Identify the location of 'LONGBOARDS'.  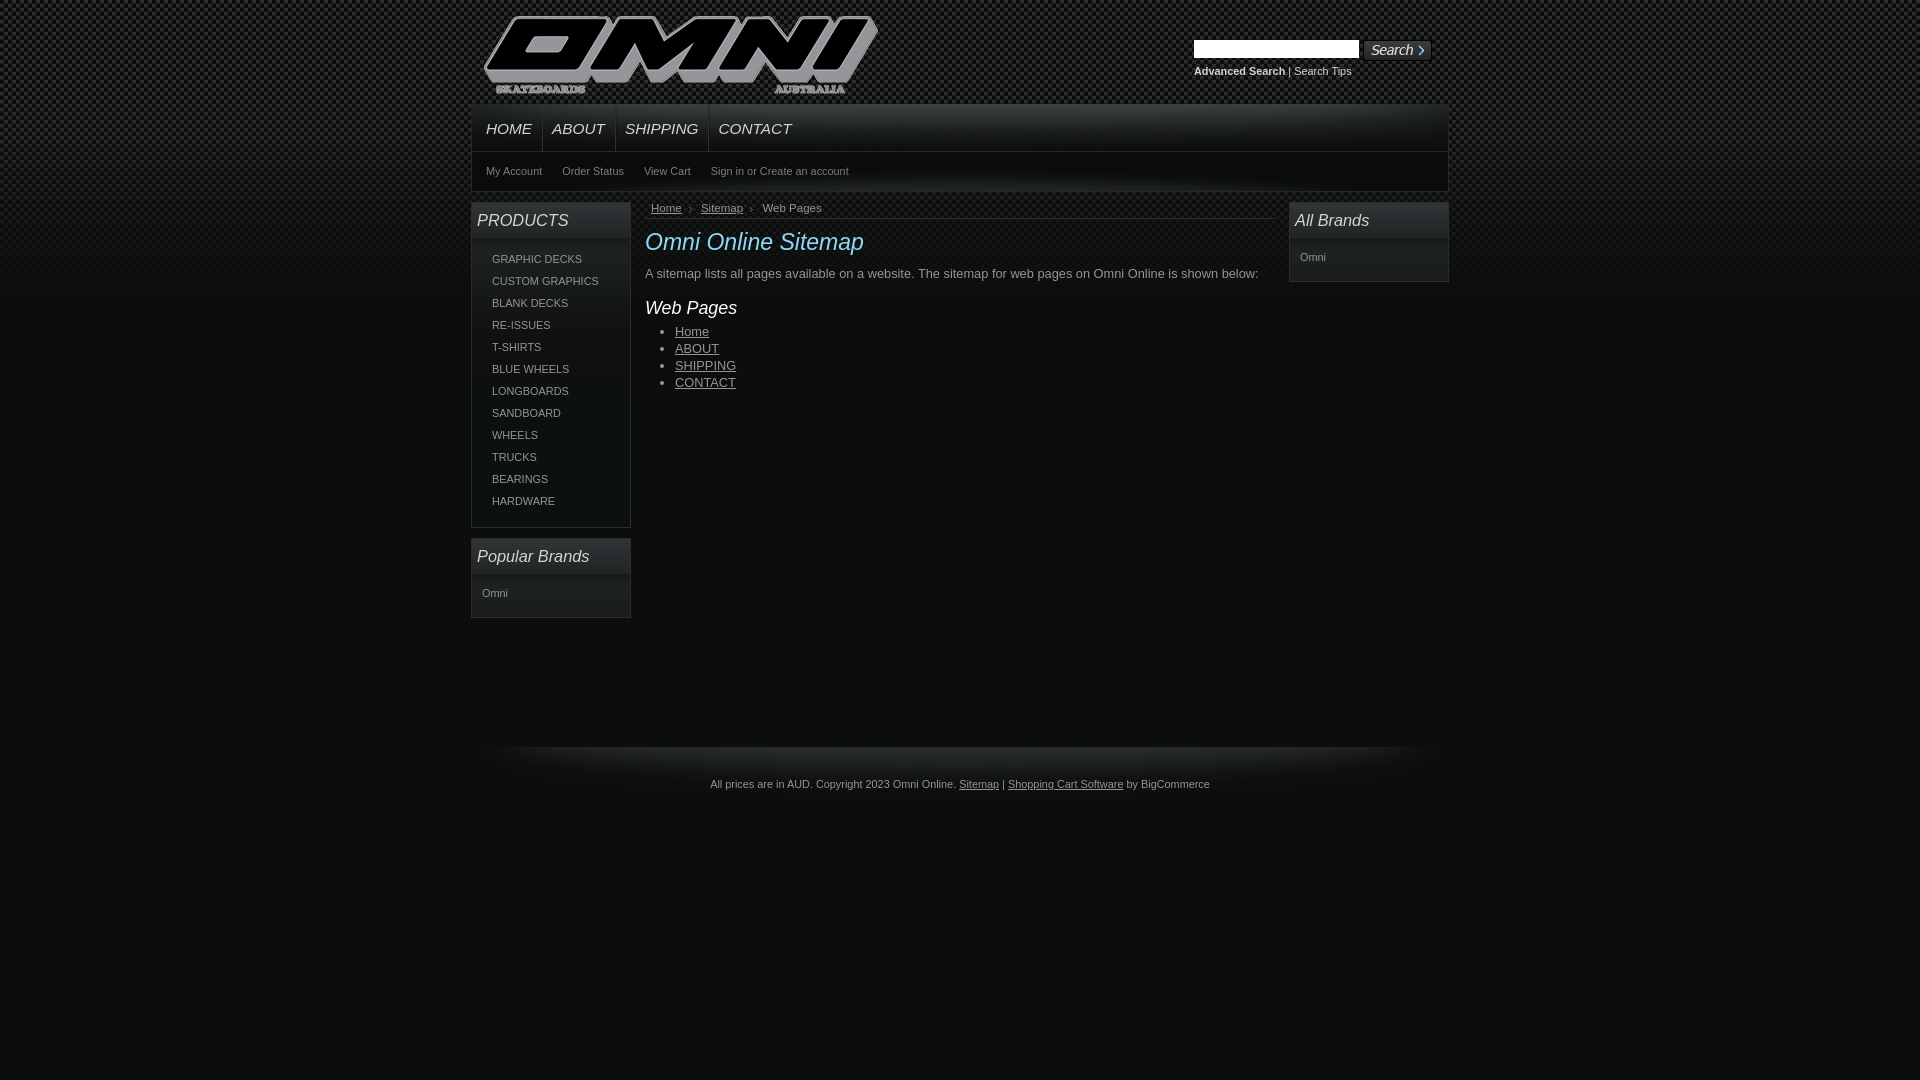
(552, 390).